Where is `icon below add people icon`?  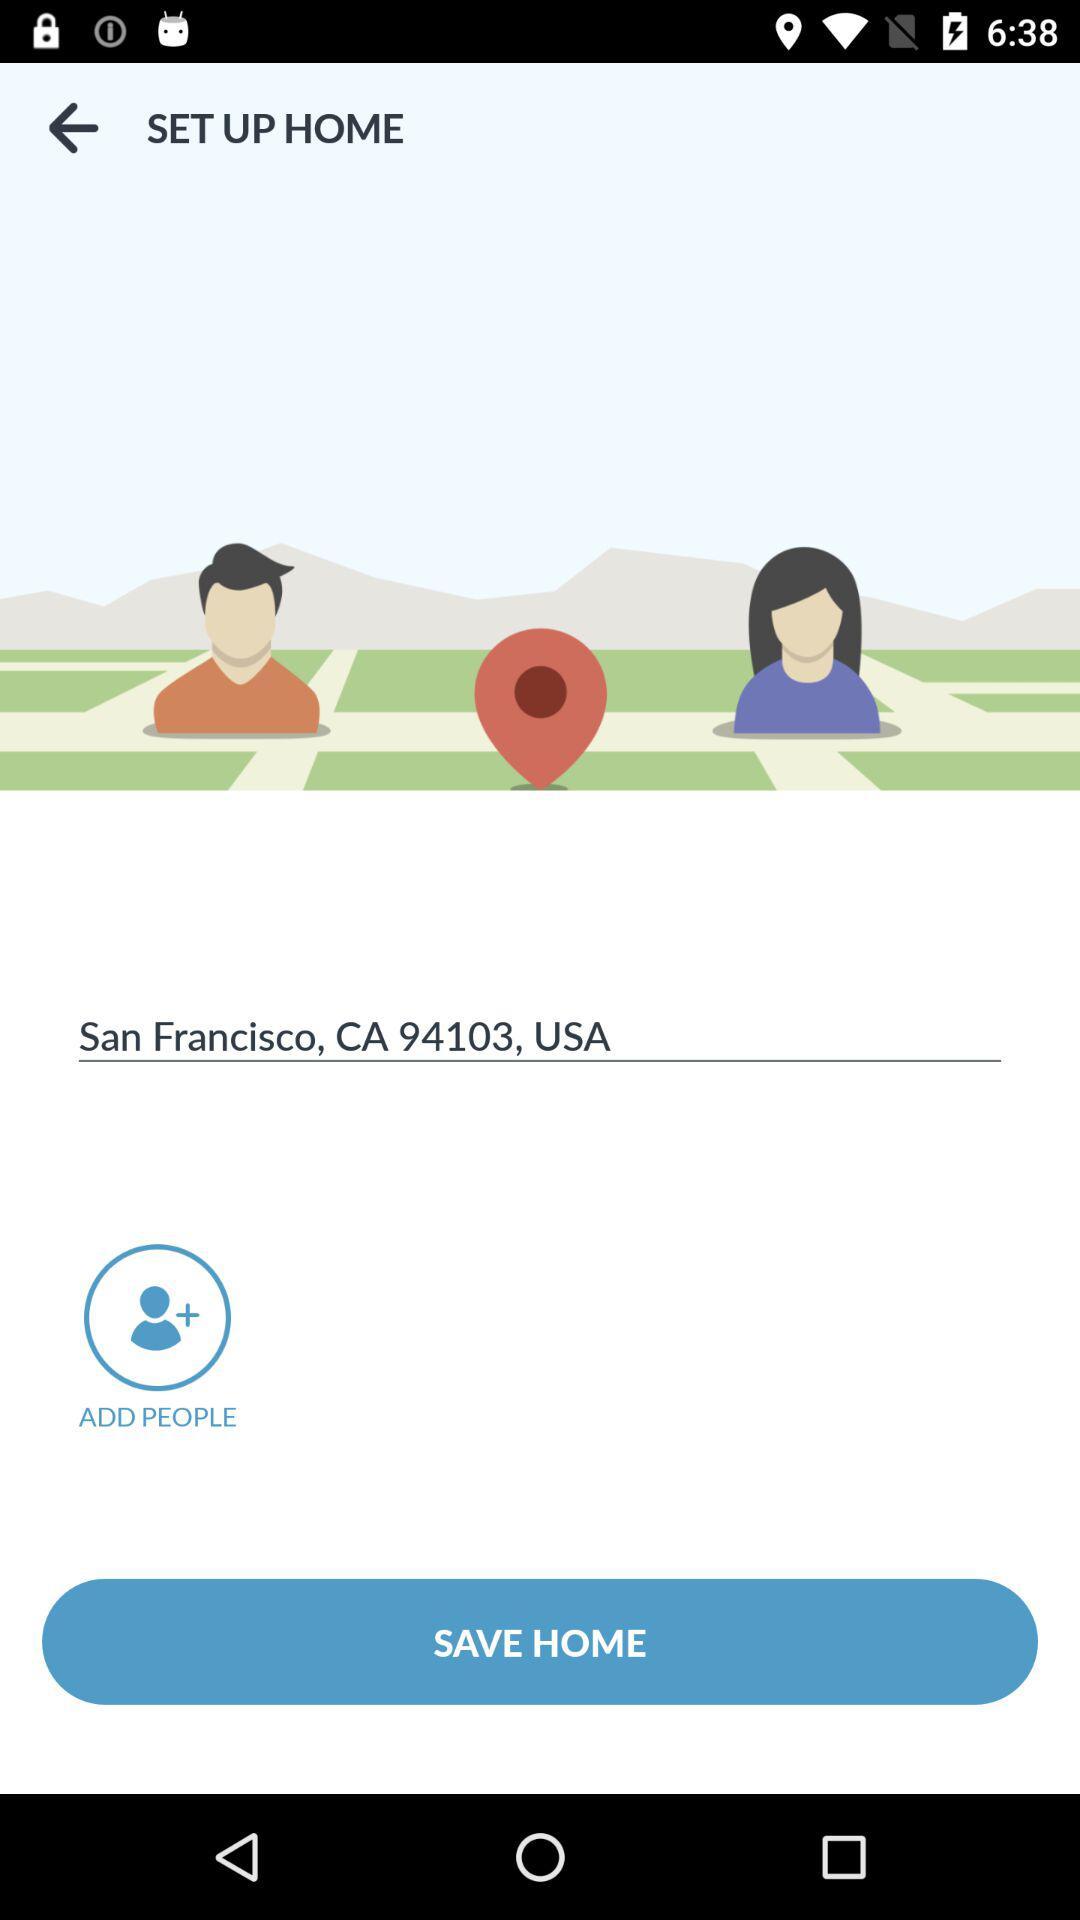 icon below add people icon is located at coordinates (540, 1641).